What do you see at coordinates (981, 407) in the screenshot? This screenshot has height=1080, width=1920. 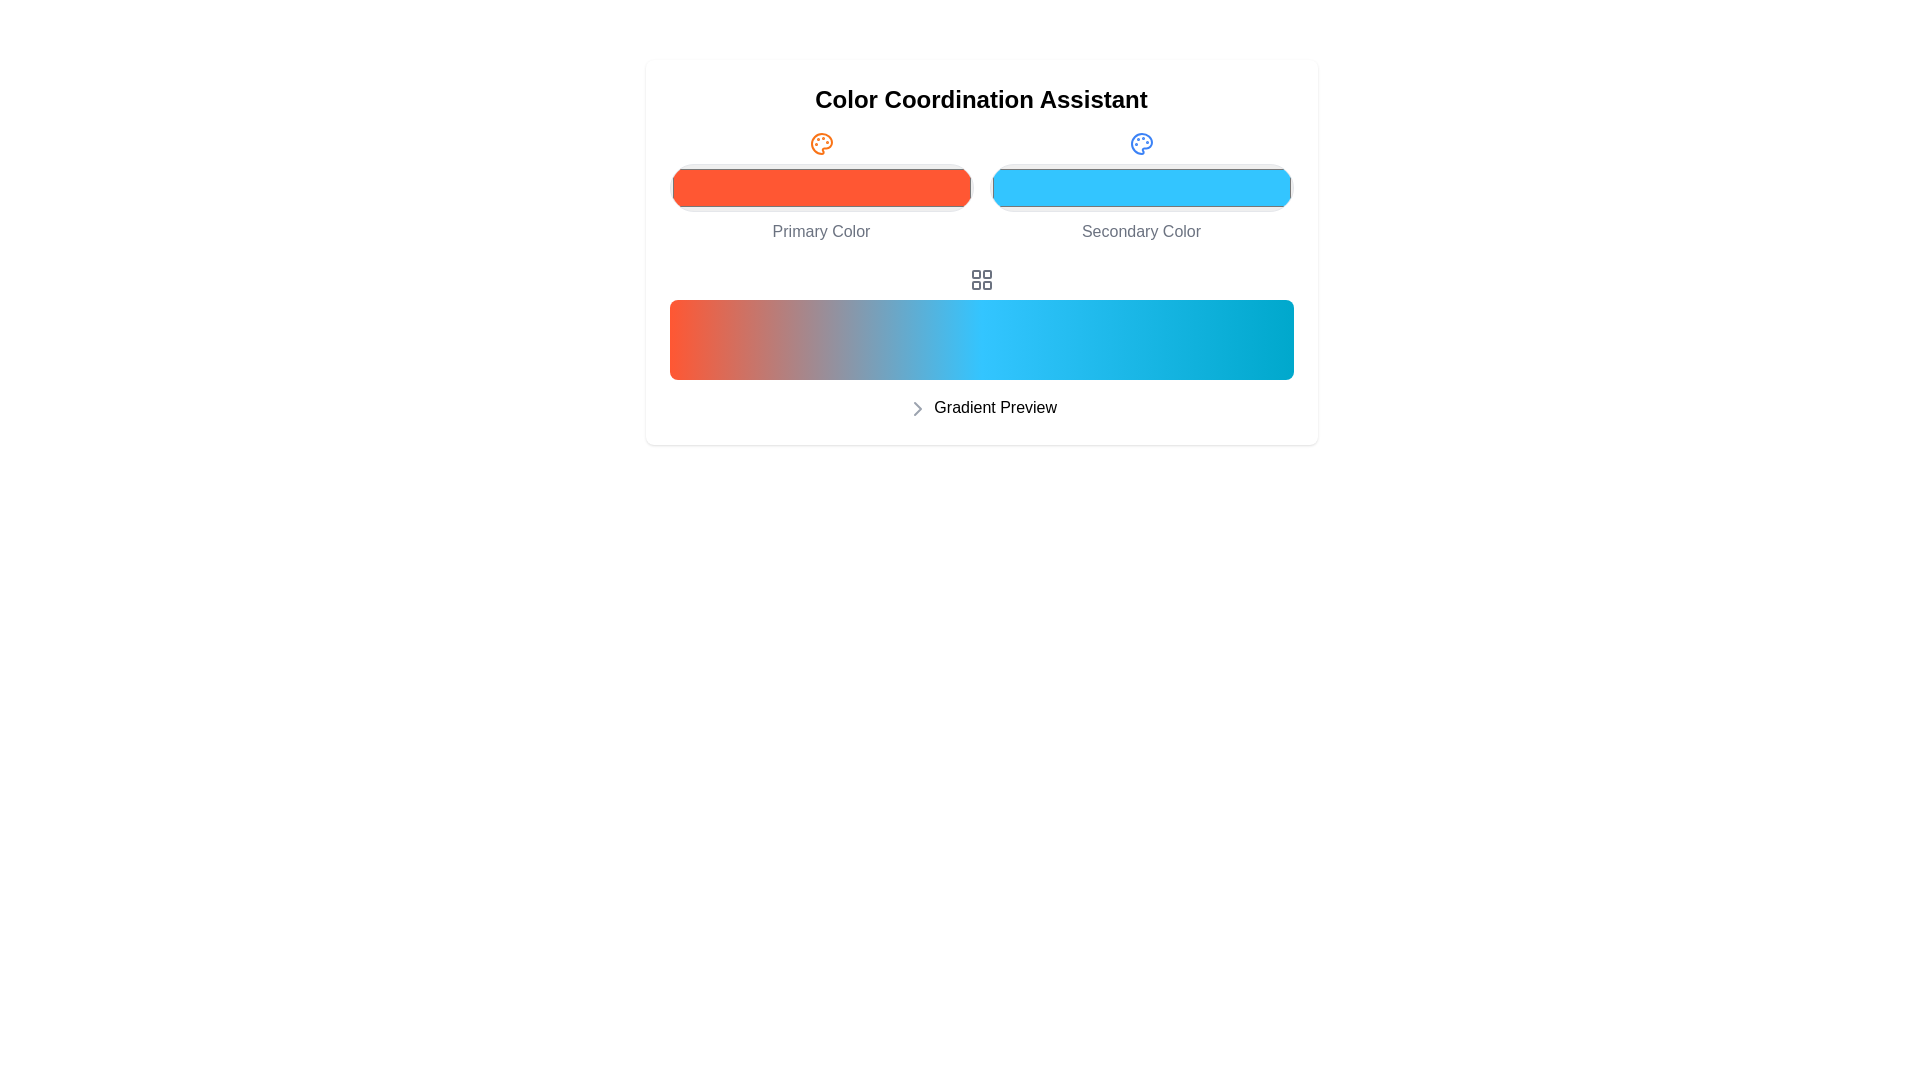 I see `the 'Gradient Preview' label, which features center-aligned text and a small right-pointing arrow icon, located at the bottom of its section` at bounding box center [981, 407].